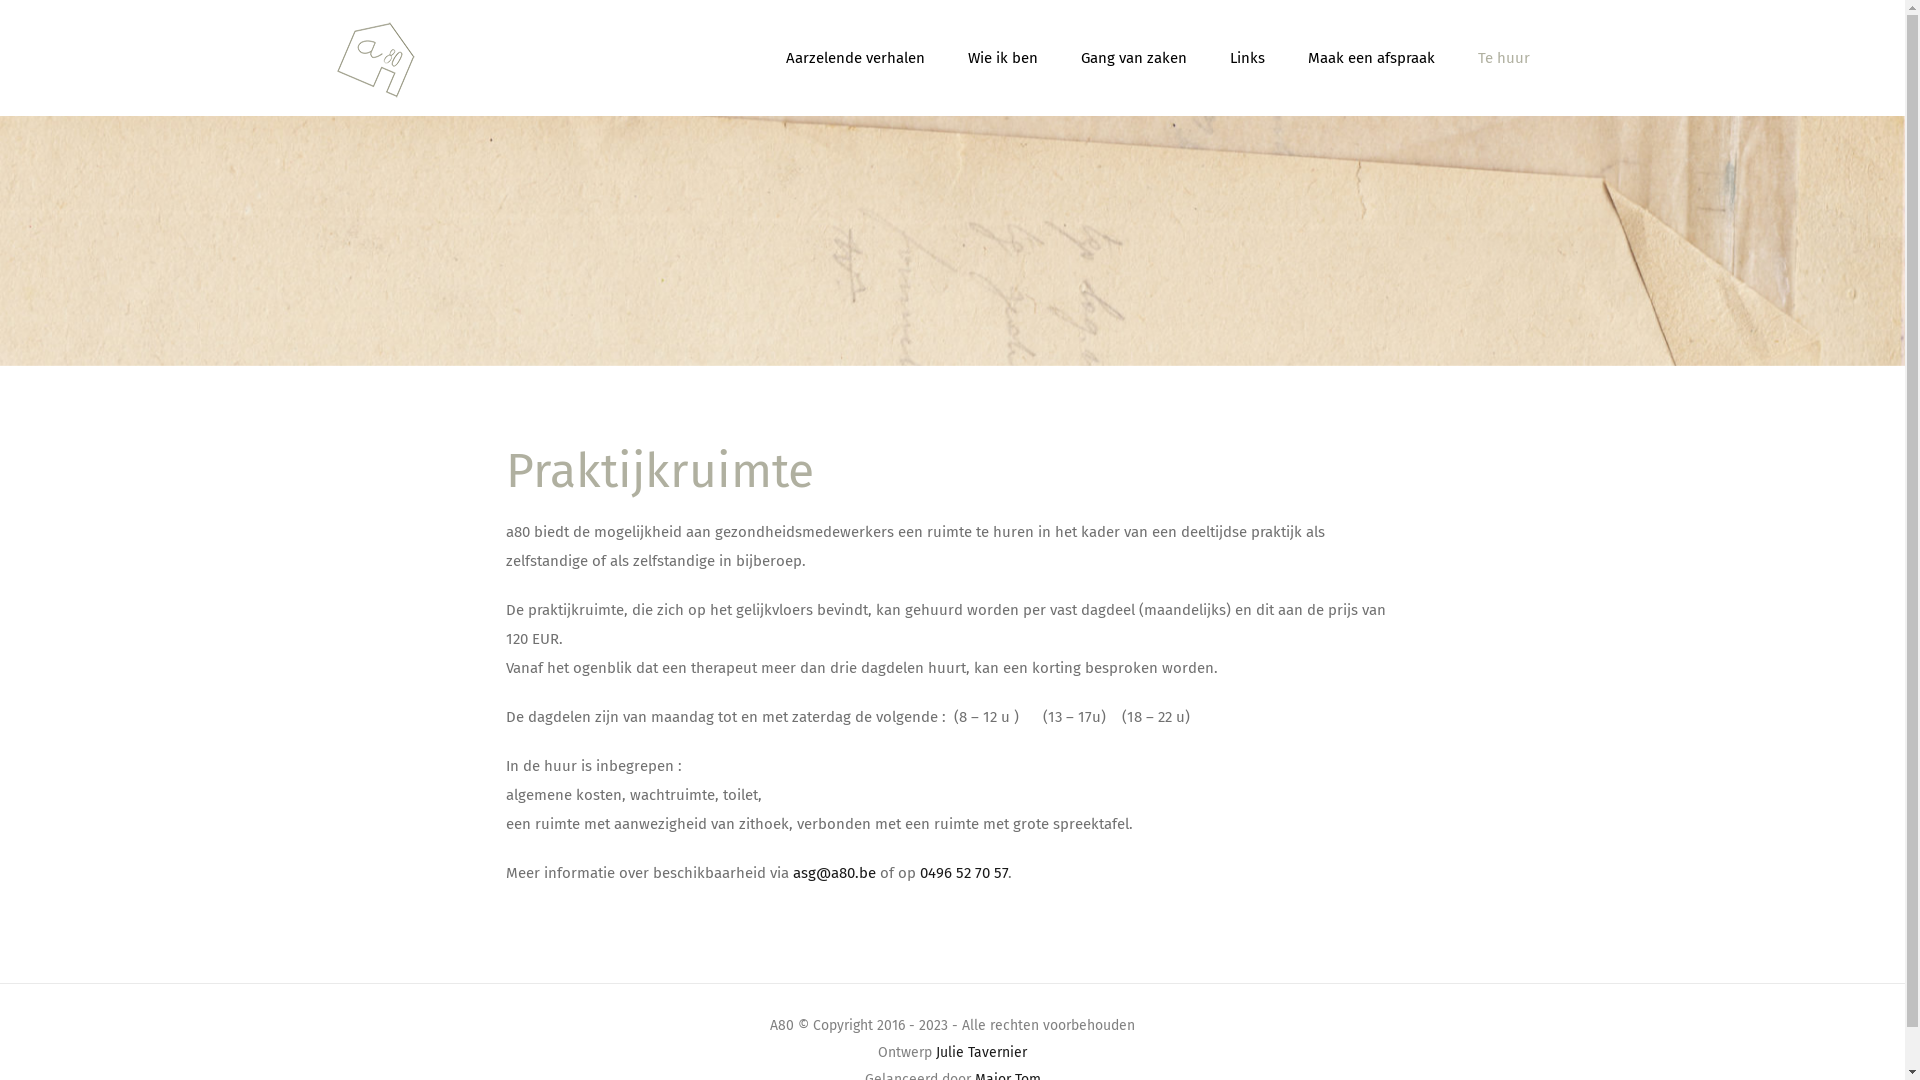 This screenshot has width=1920, height=1080. Describe the element at coordinates (834, 871) in the screenshot. I see `'asg@a80.be'` at that location.